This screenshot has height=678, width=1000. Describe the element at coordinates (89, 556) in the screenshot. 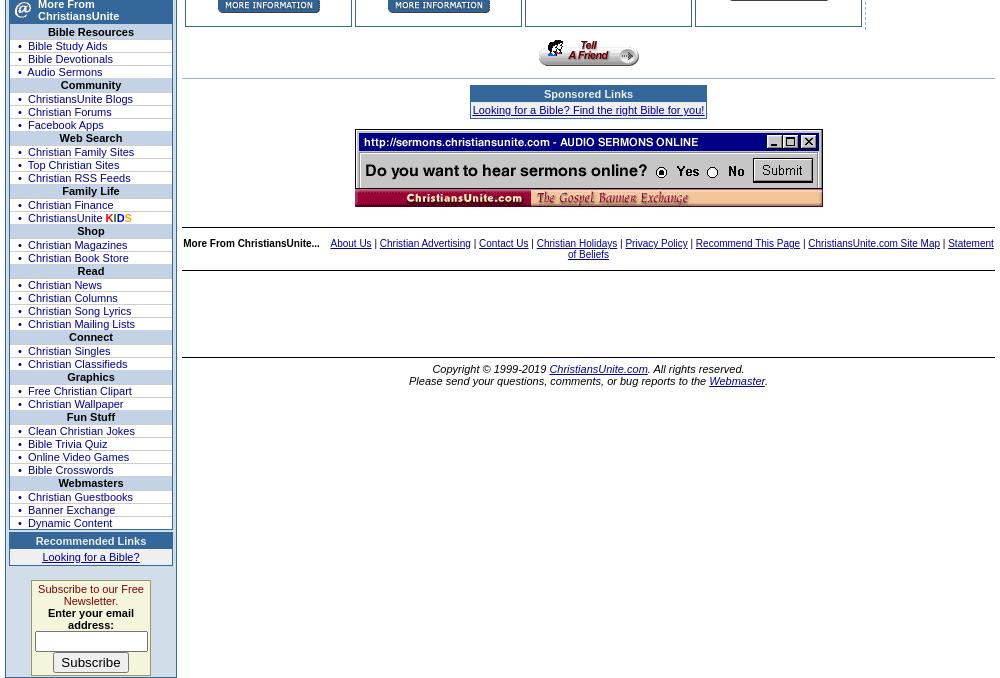

I see `'Looking for a Bible?'` at that location.